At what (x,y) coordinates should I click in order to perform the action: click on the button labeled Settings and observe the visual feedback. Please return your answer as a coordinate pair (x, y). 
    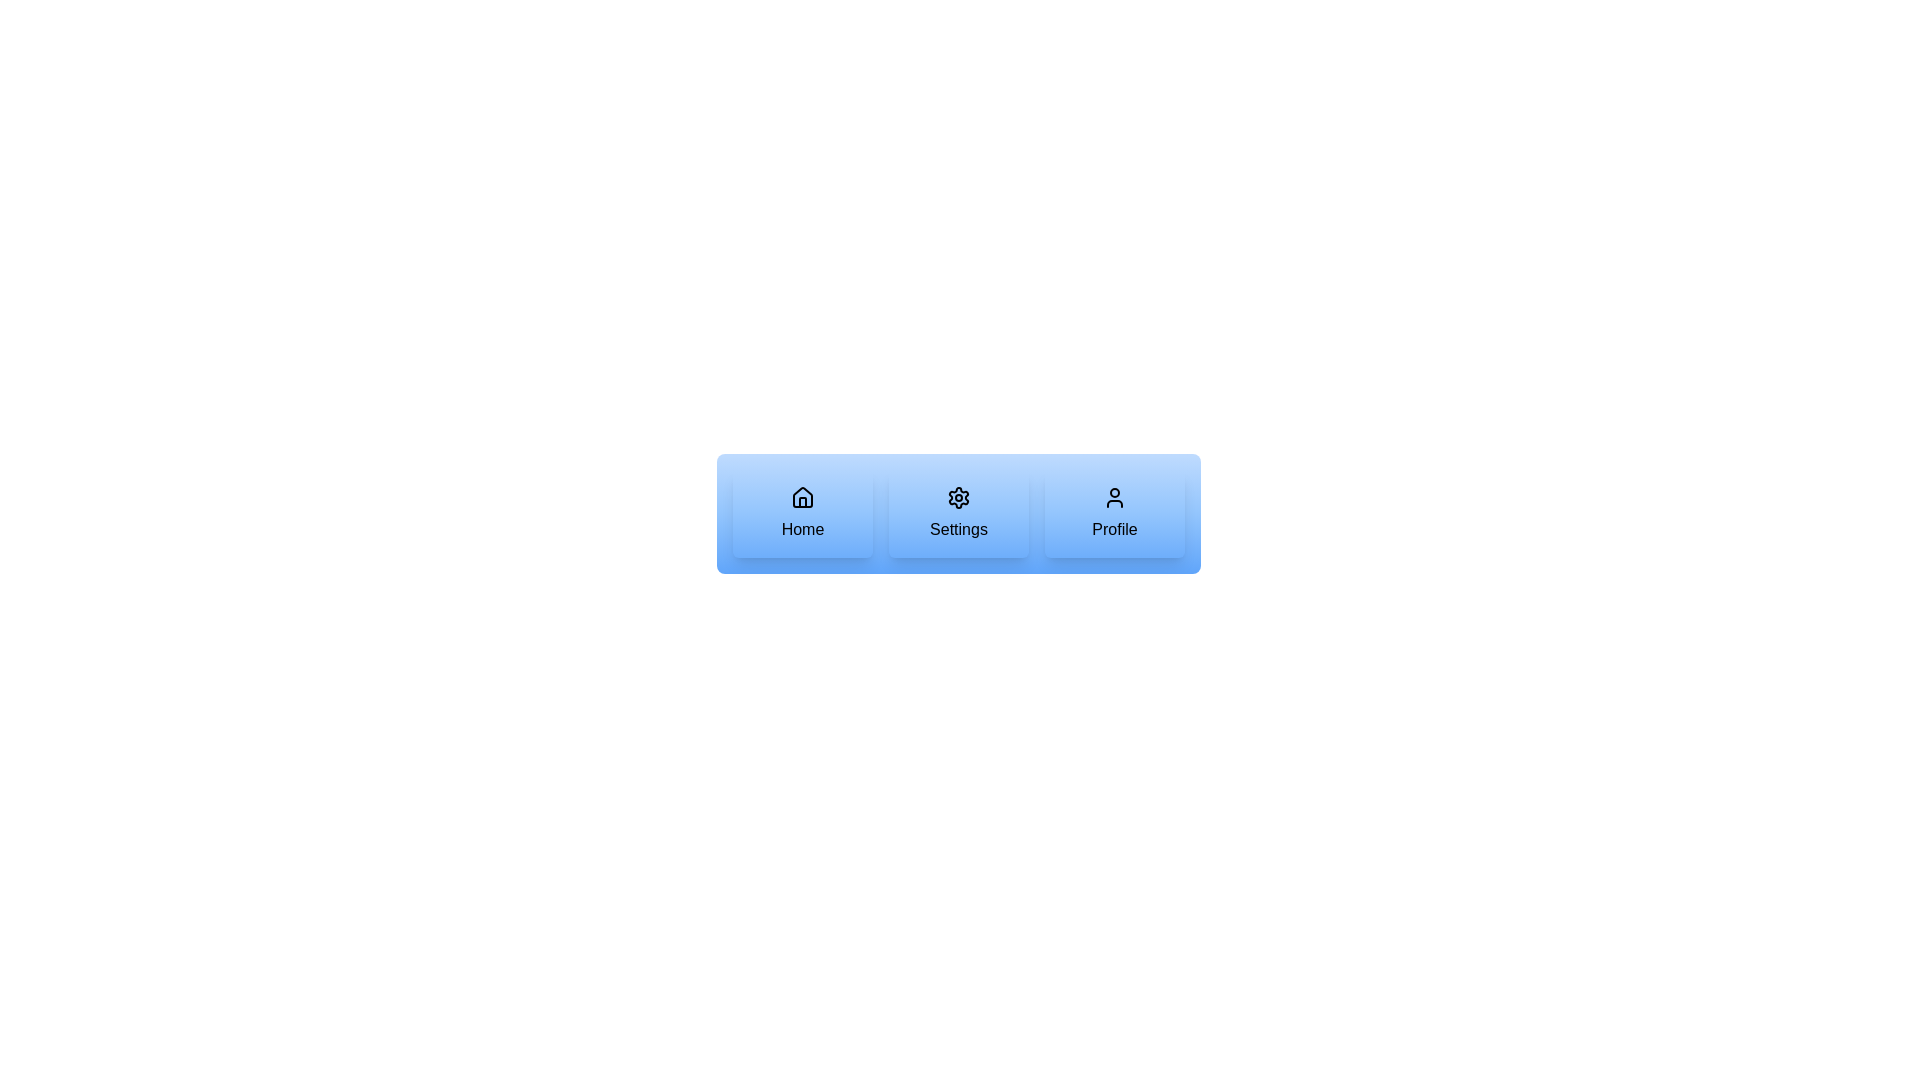
    Looking at the image, I should click on (958, 512).